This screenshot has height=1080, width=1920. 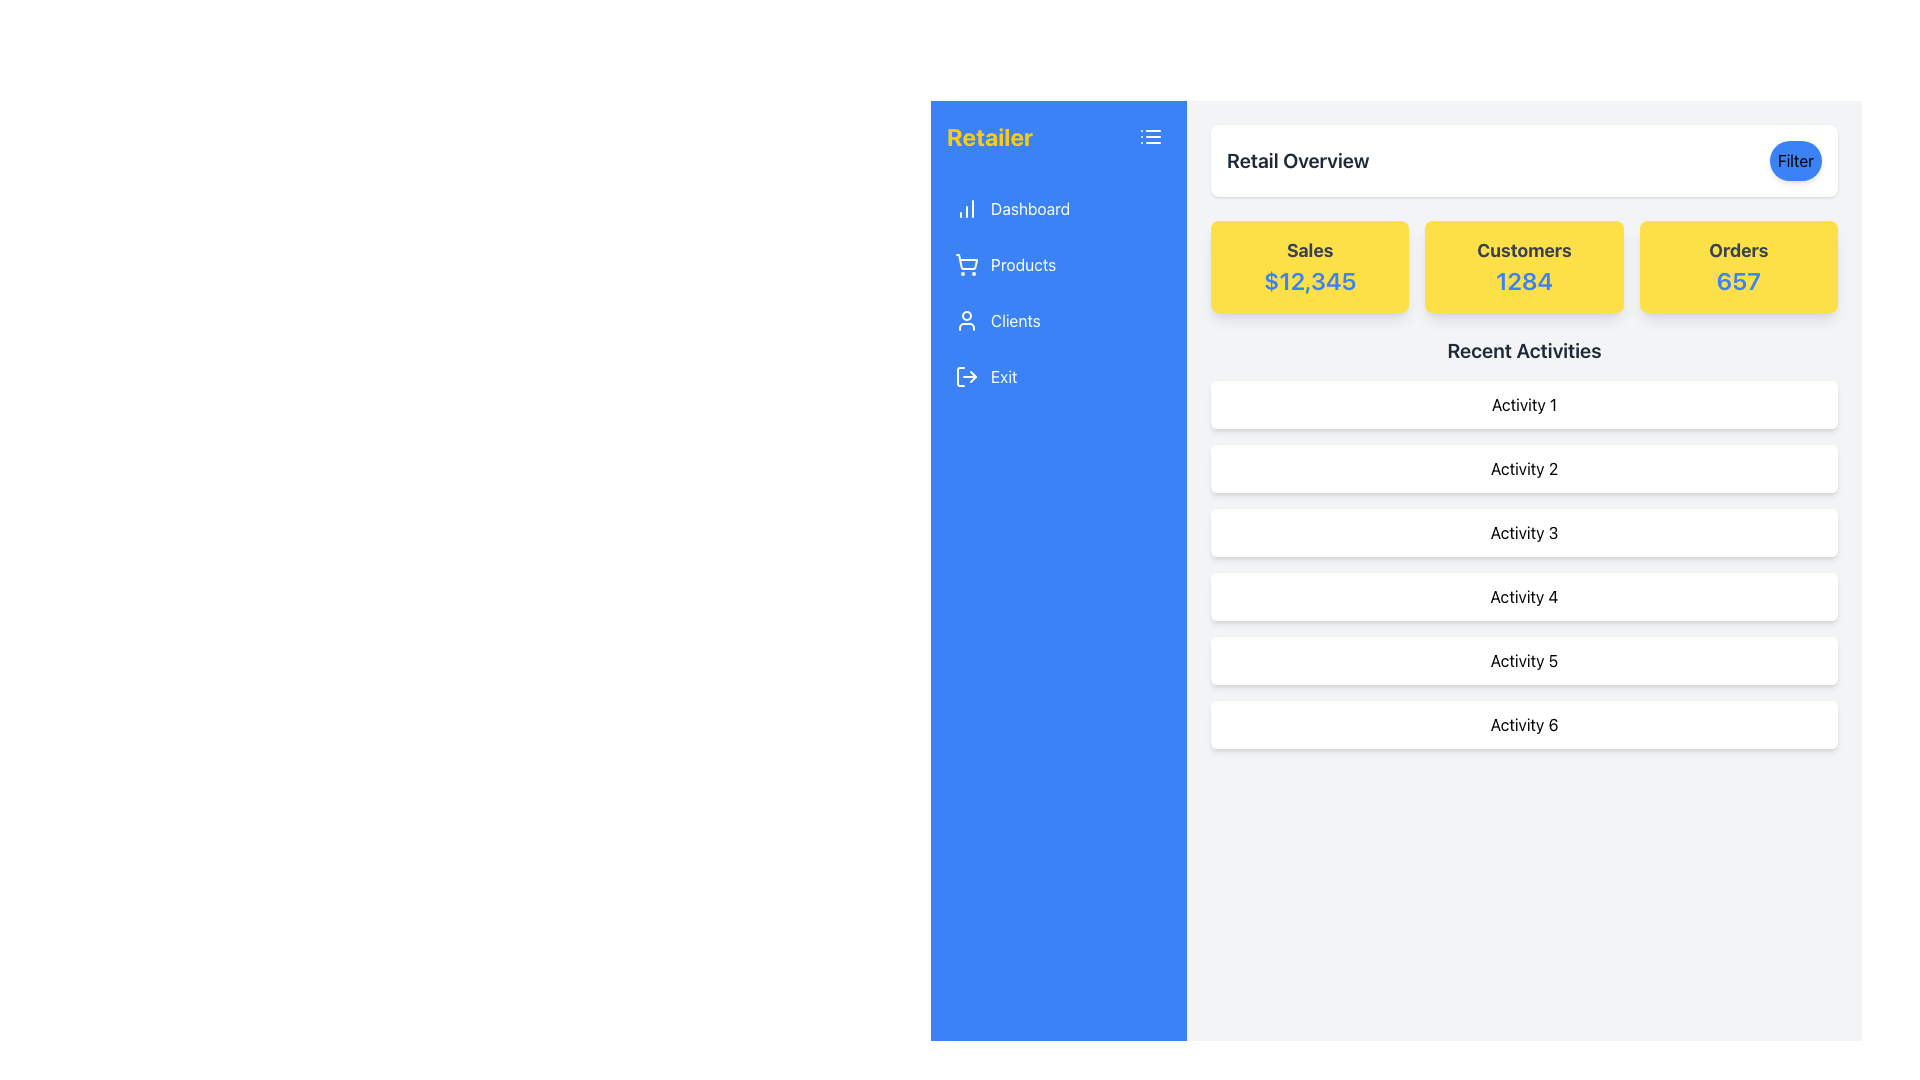 What do you see at coordinates (967, 261) in the screenshot?
I see `the Icon in the navigation bar that leads to the products section, located as the second item in the sidebar underneath the dashboard icon` at bounding box center [967, 261].